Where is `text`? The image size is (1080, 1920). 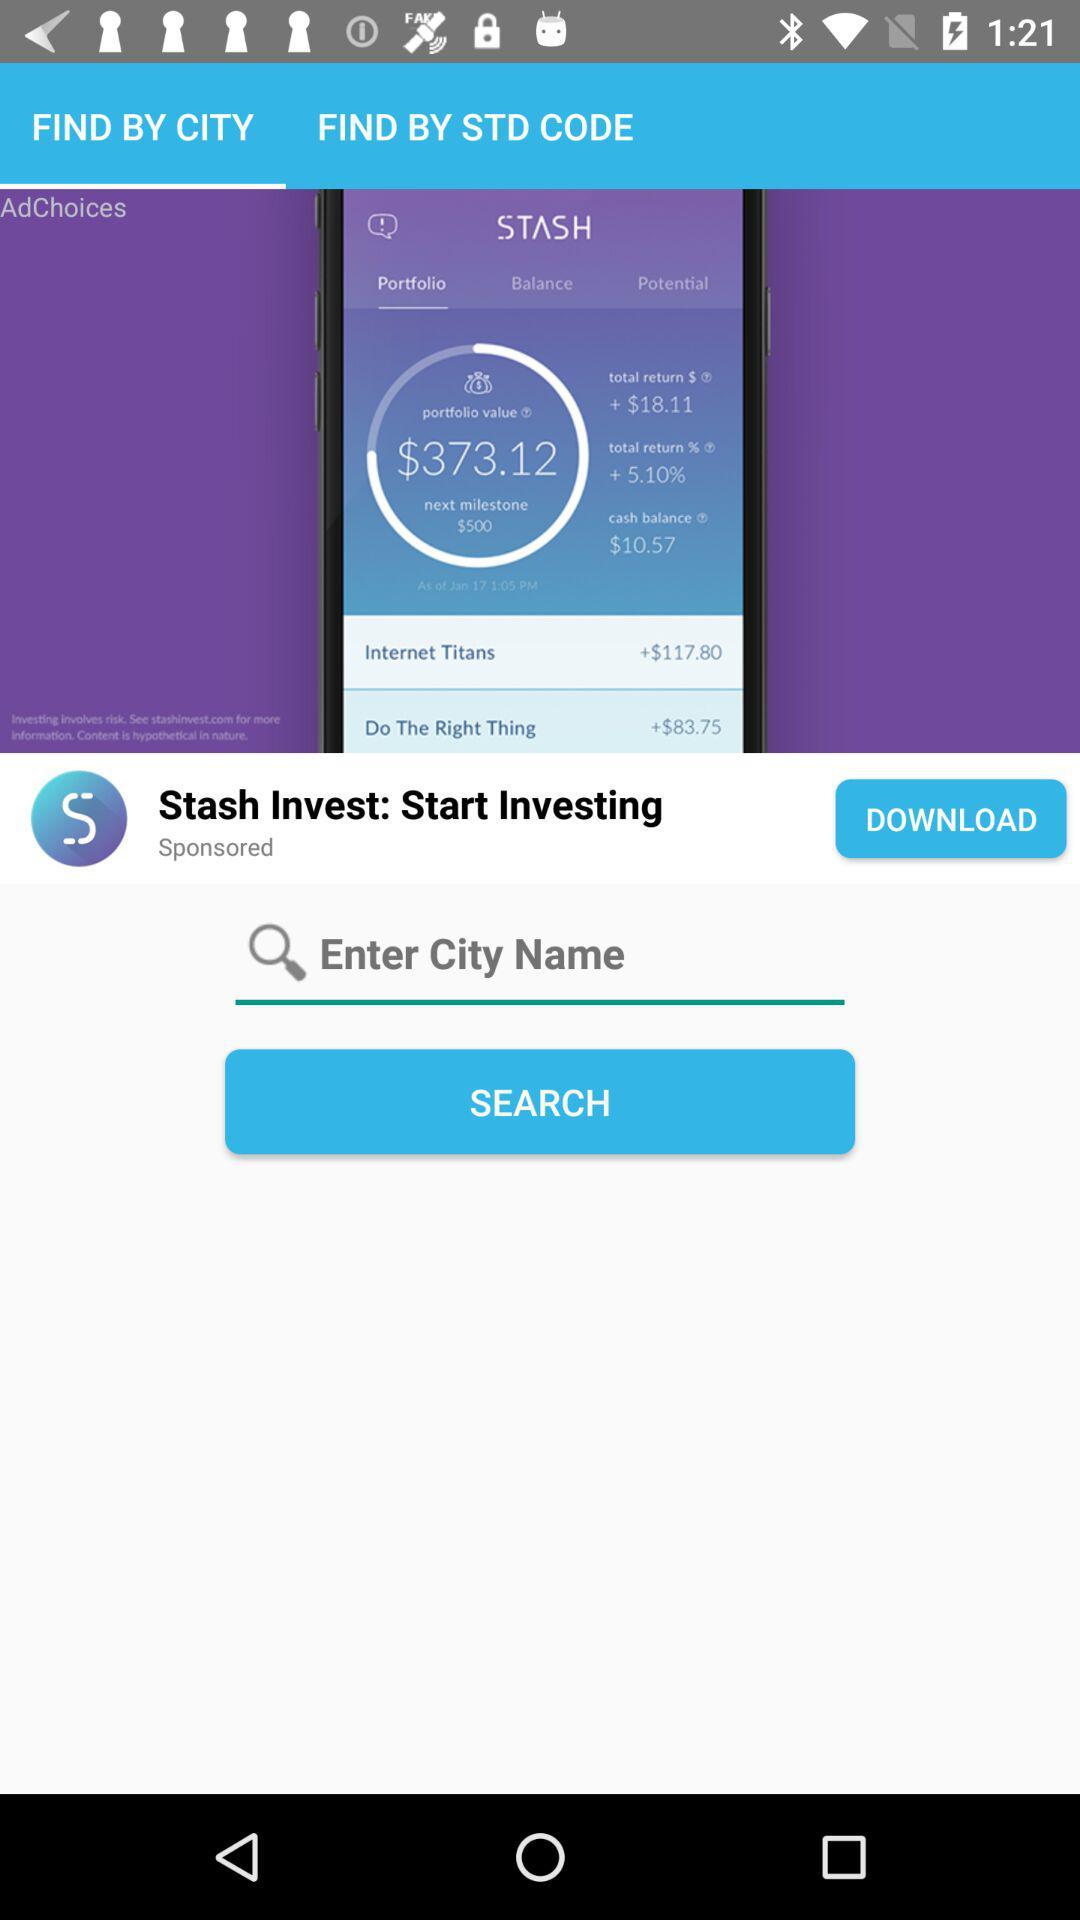
text is located at coordinates (540, 952).